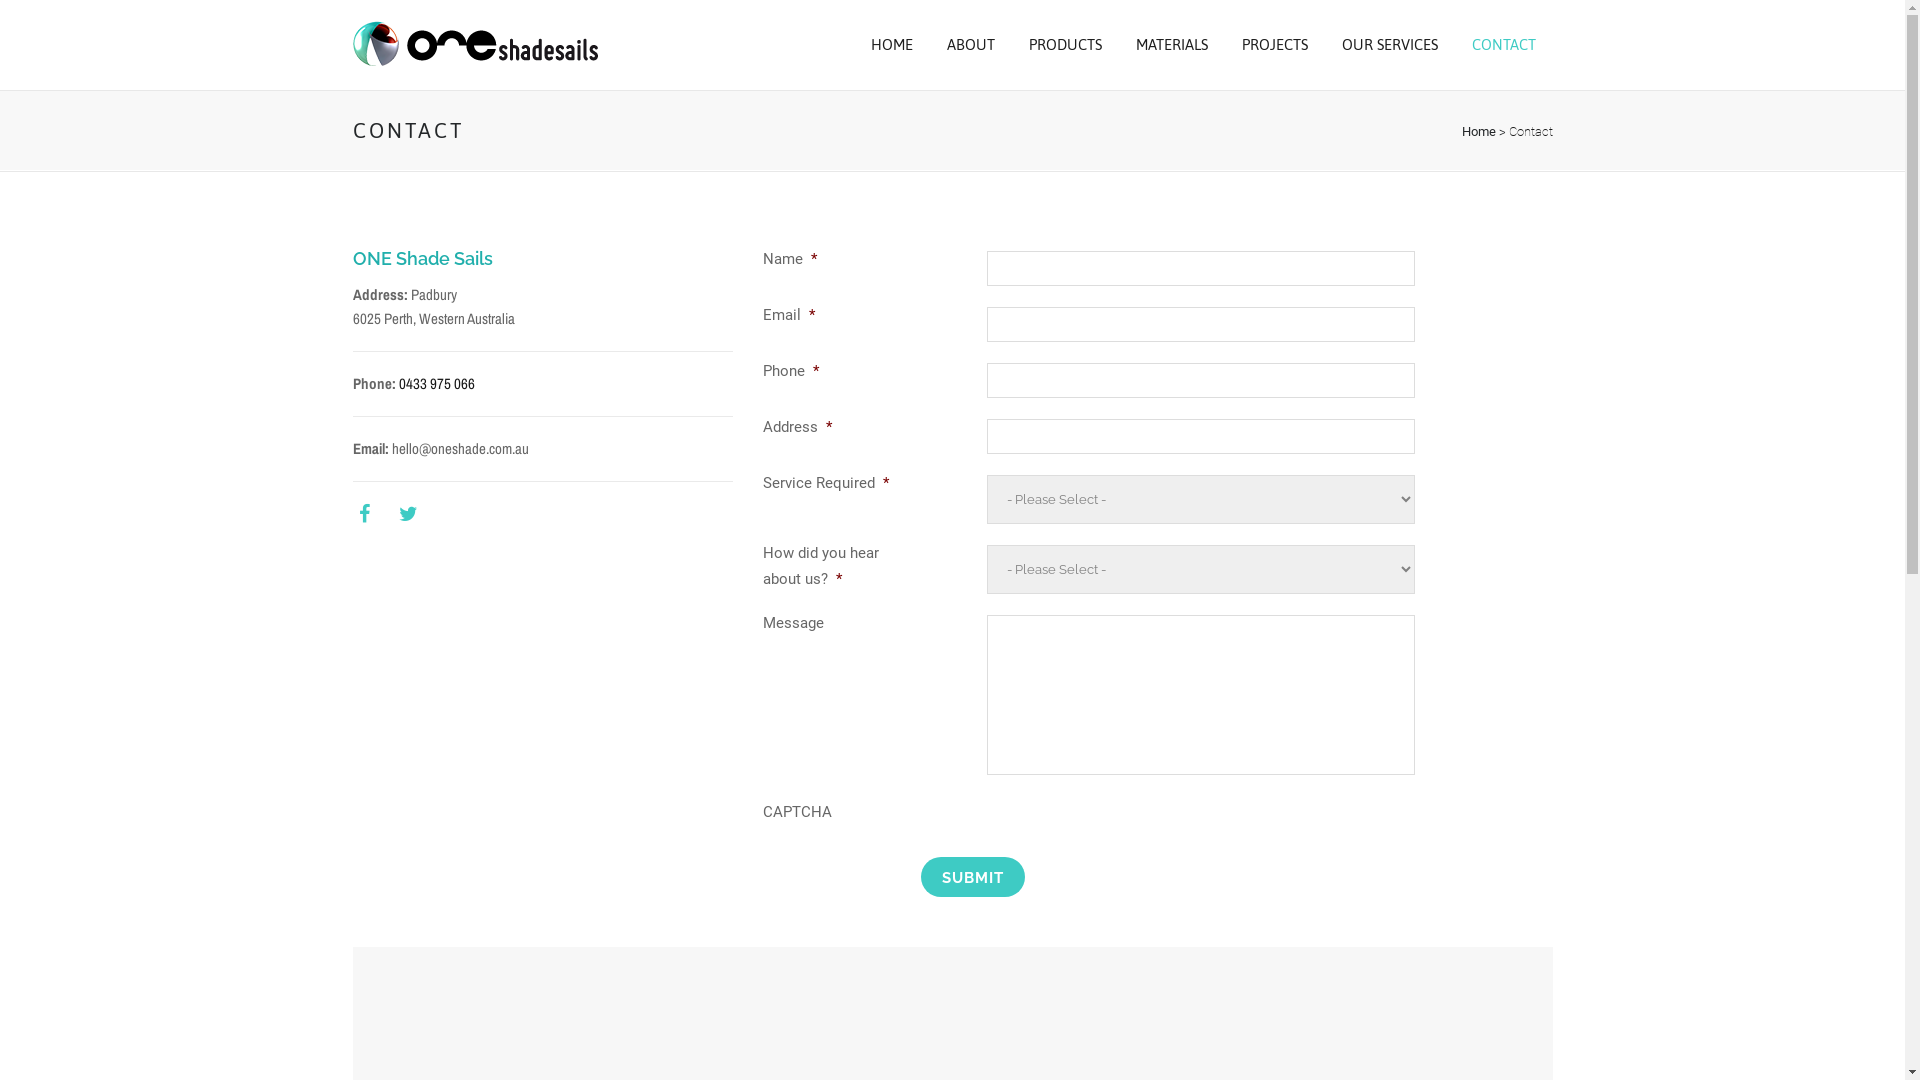 This screenshot has height=1080, width=1920. I want to click on 'ABOUT', so click(970, 45).